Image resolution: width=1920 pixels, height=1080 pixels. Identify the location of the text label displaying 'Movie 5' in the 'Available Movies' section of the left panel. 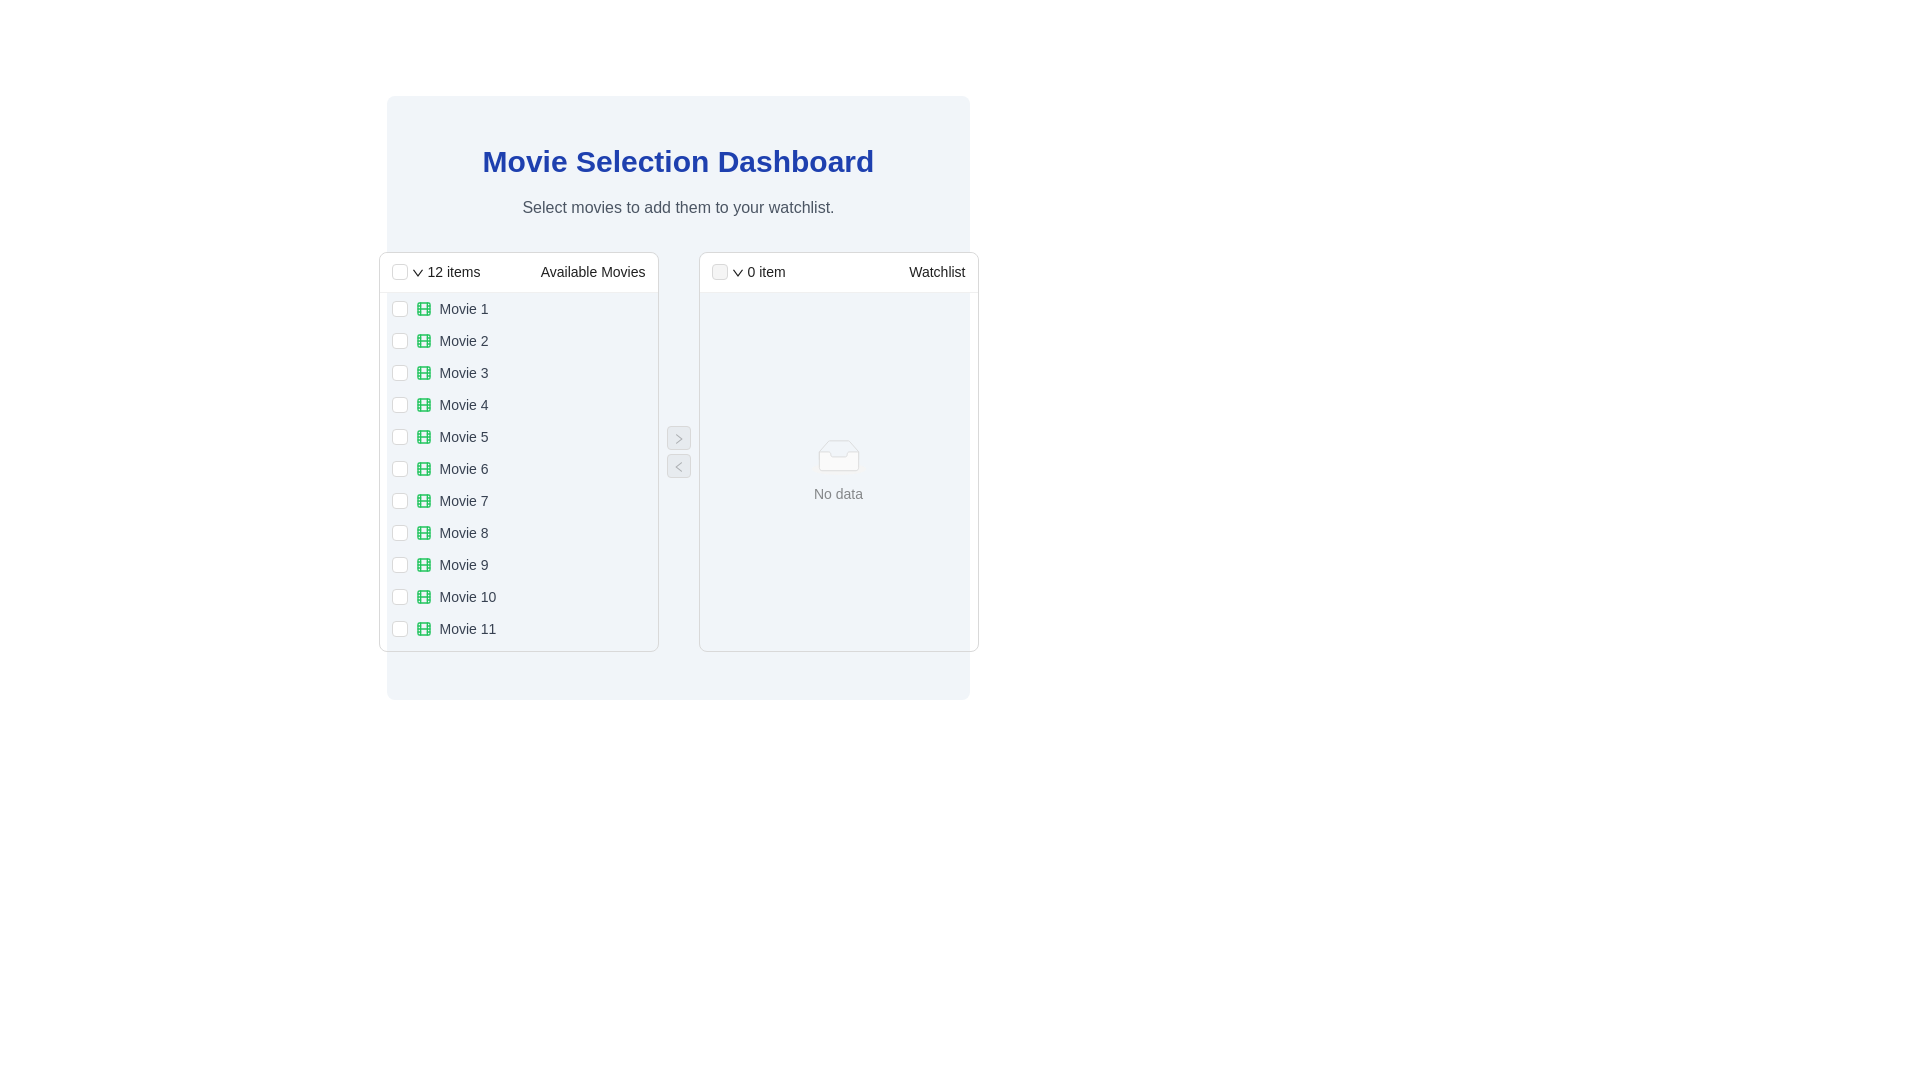
(463, 435).